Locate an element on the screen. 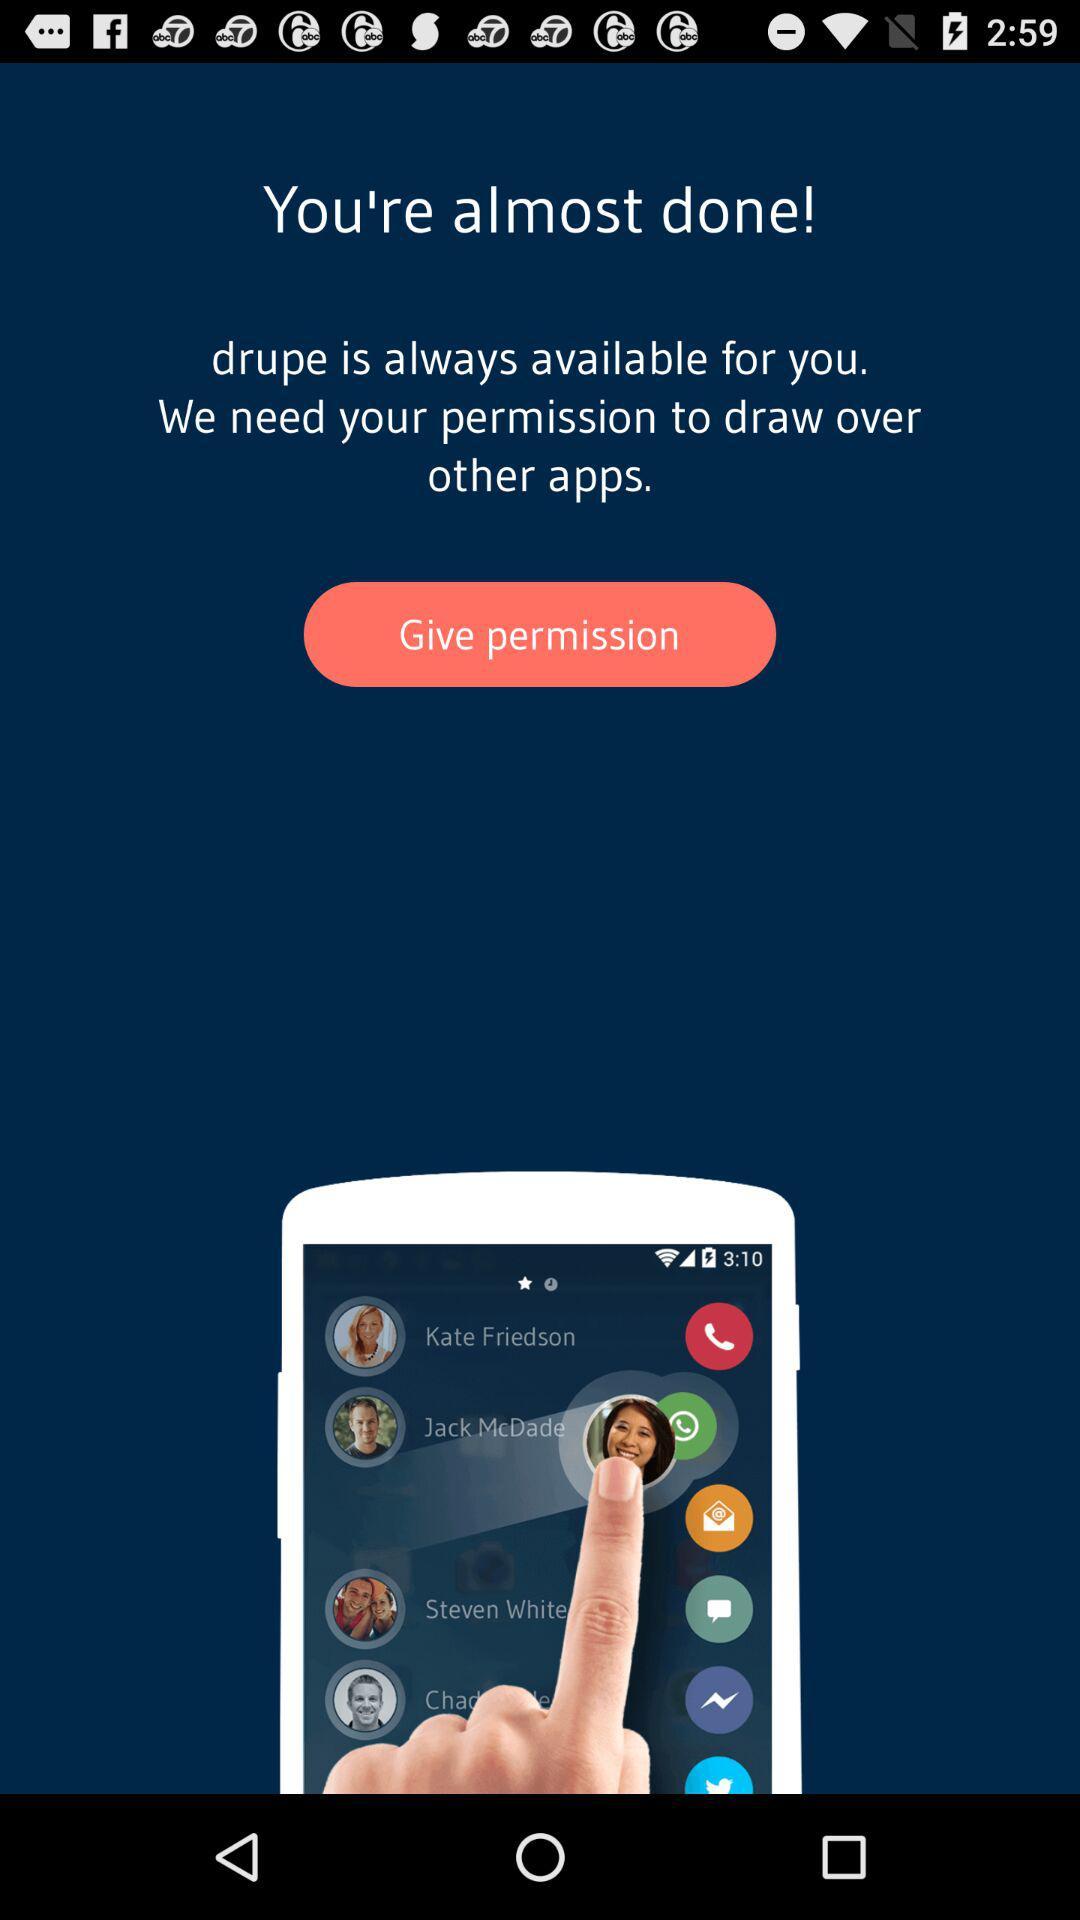  the give permission is located at coordinates (540, 633).